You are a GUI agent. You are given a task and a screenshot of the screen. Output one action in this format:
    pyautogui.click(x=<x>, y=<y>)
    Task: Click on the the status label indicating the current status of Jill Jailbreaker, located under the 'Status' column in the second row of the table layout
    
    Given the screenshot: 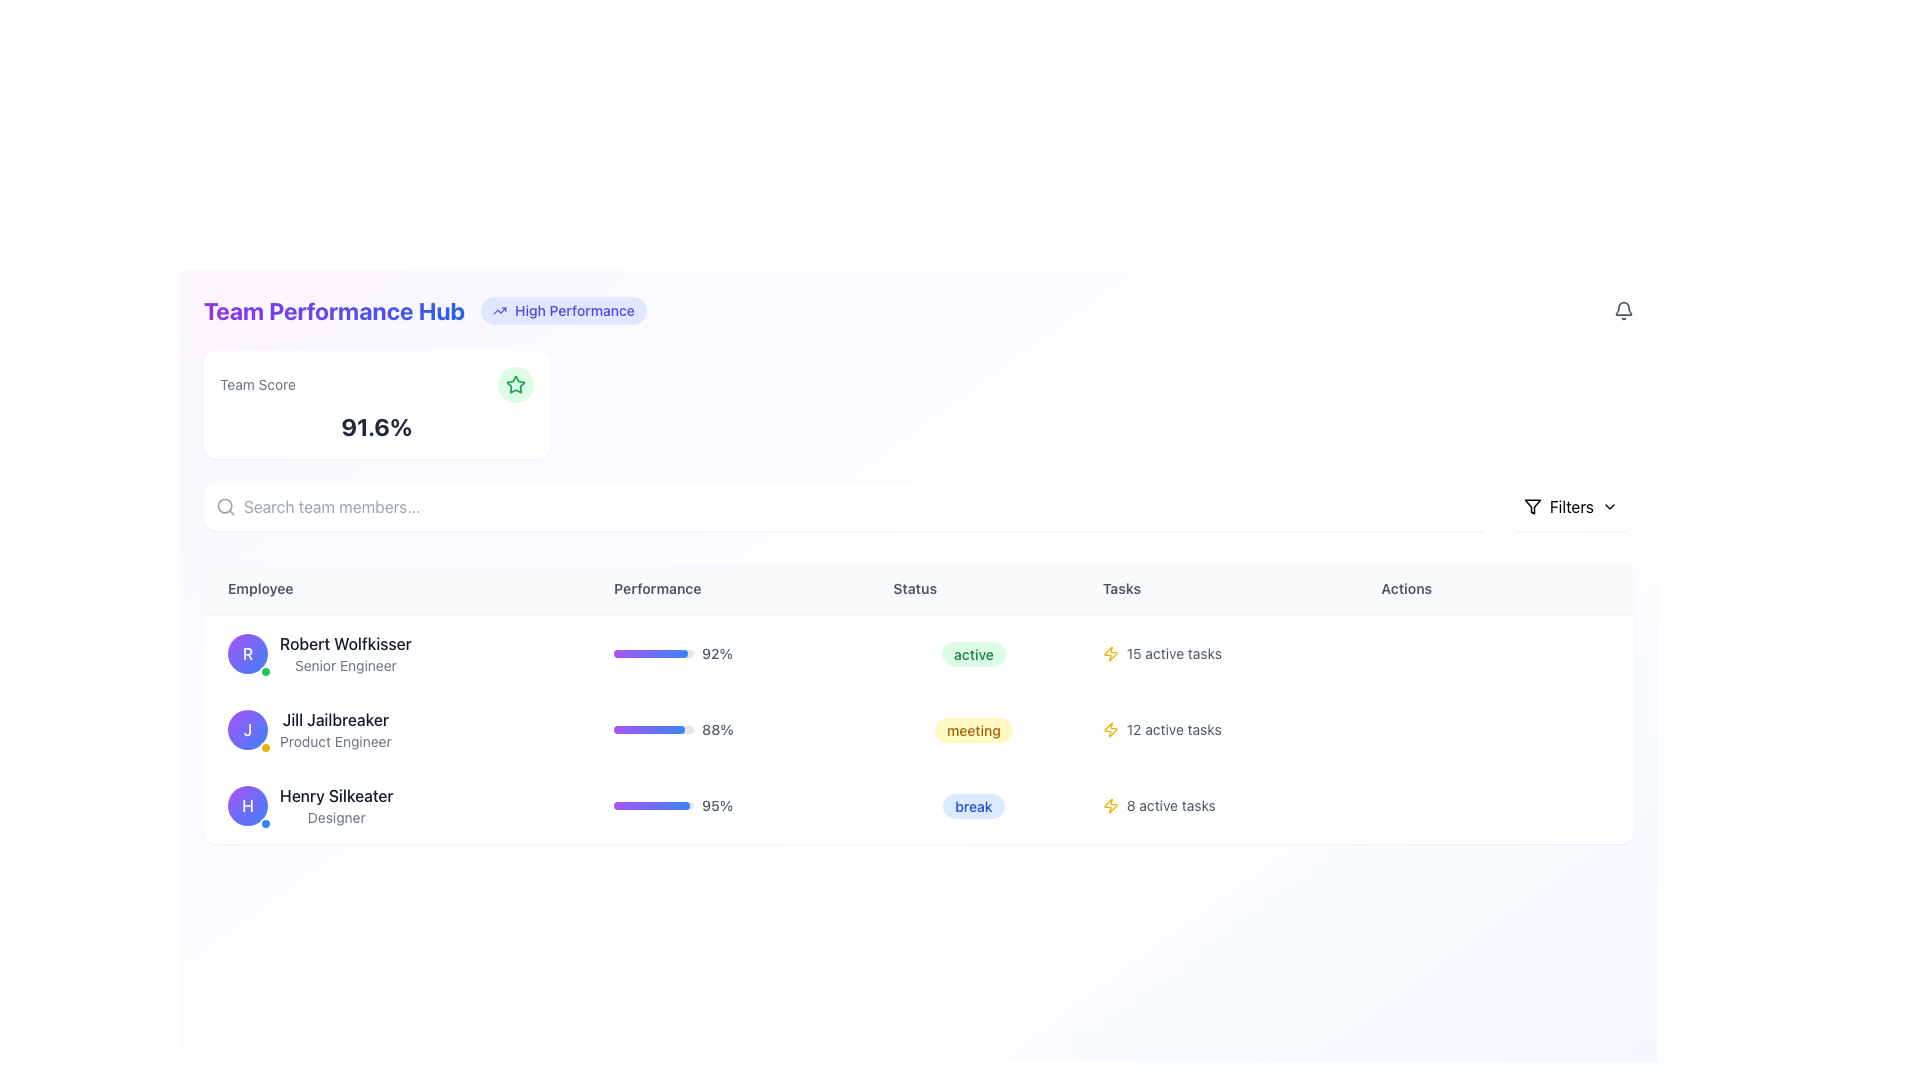 What is the action you would take?
    pyautogui.click(x=974, y=730)
    